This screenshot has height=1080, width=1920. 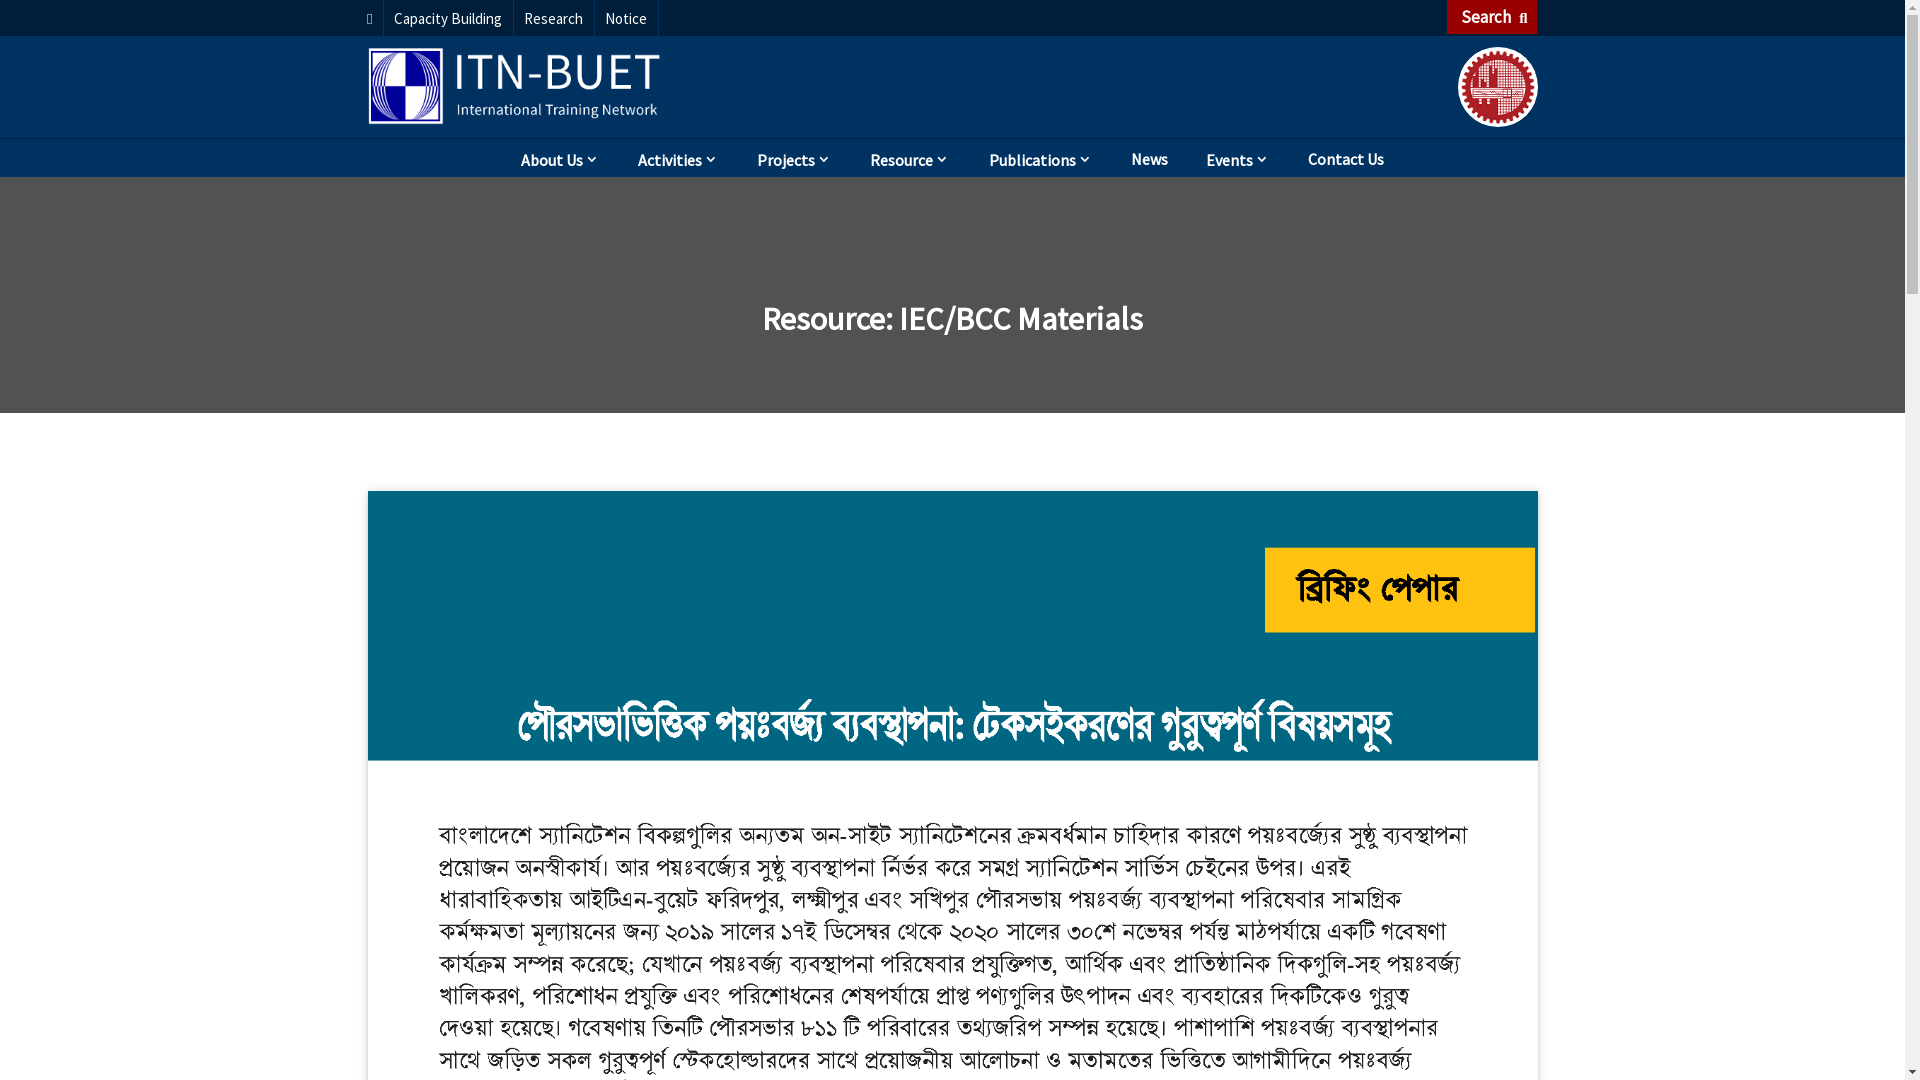 What do you see at coordinates (909, 156) in the screenshot?
I see `'Resource'` at bounding box center [909, 156].